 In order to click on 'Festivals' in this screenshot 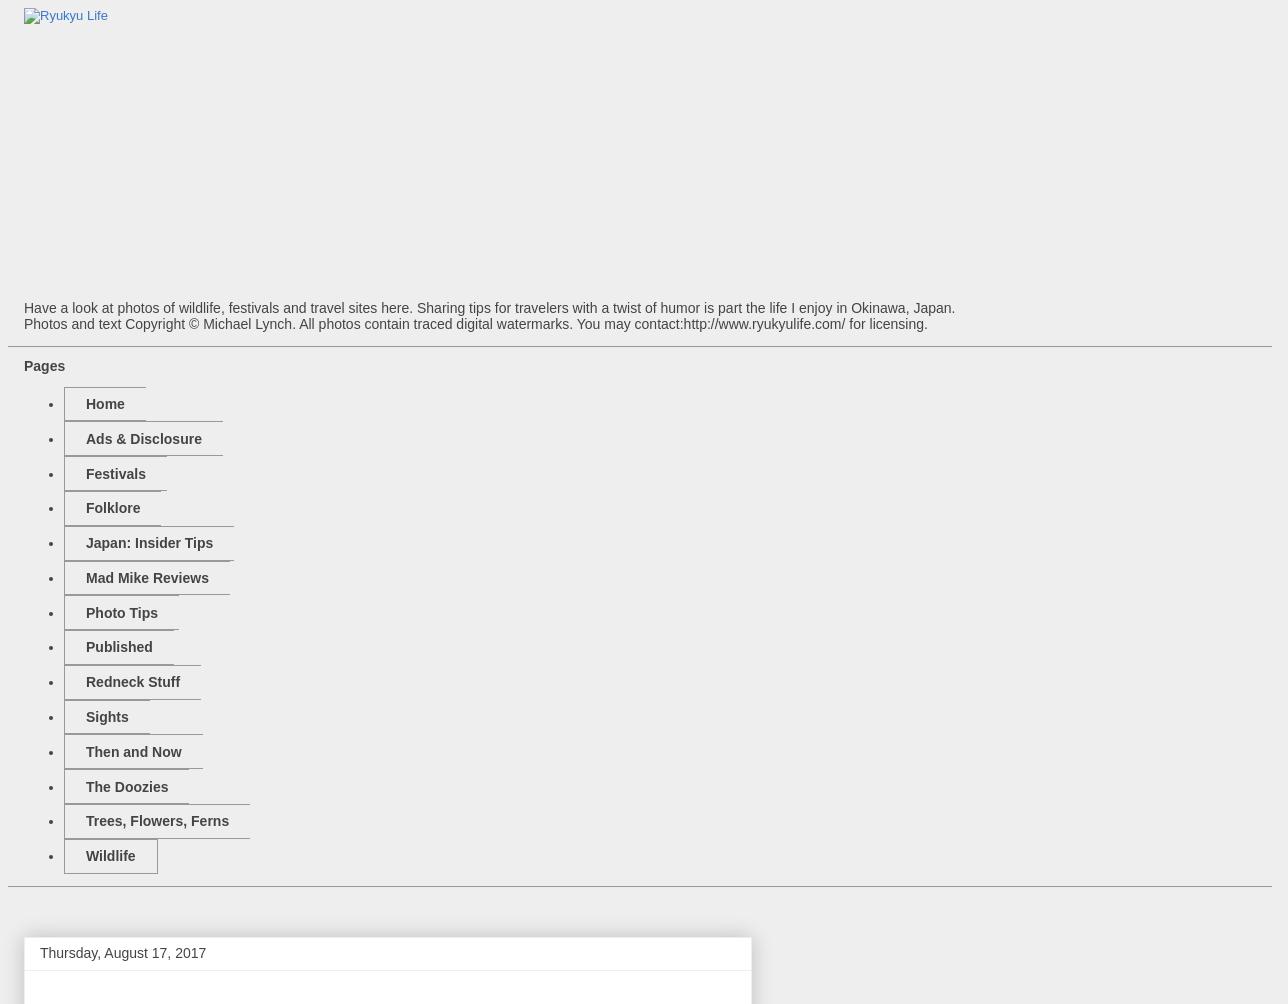, I will do `click(115, 471)`.